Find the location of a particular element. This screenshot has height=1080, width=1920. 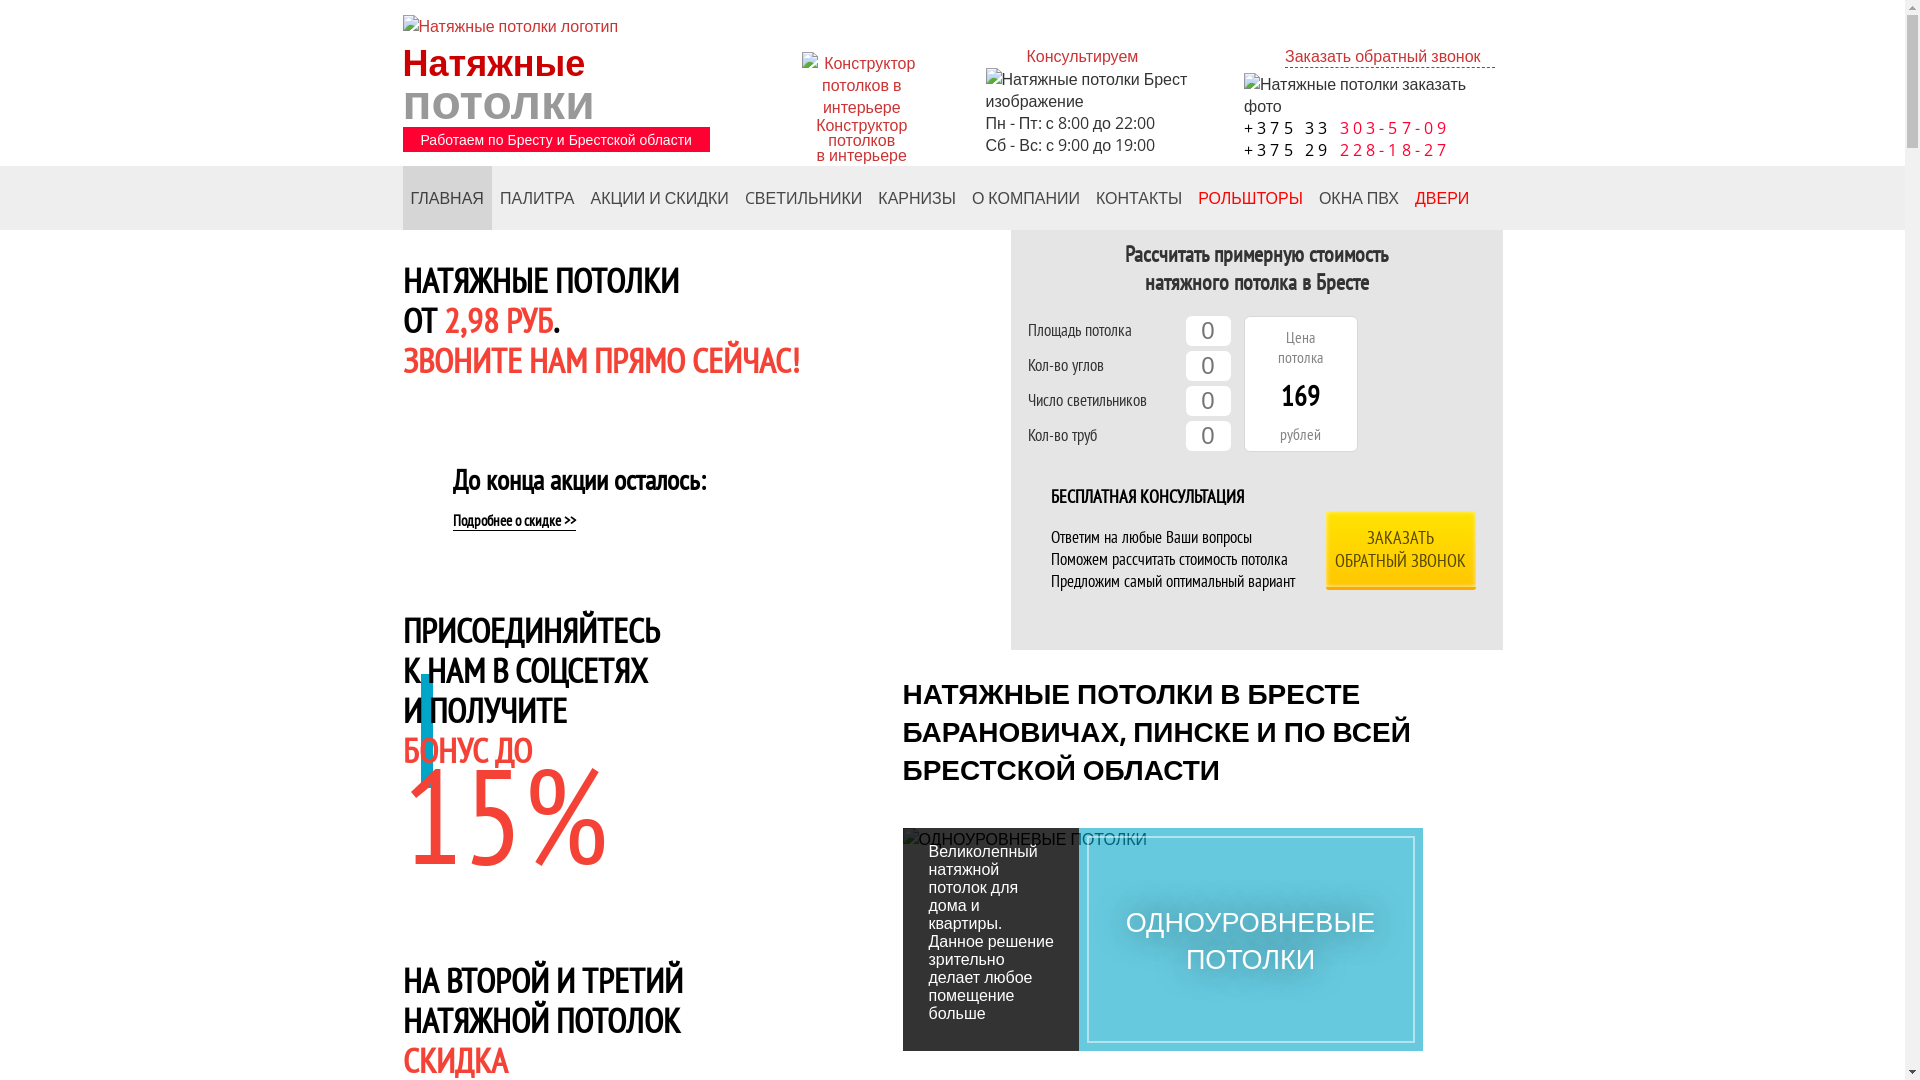

'+375 33 303-57-09' is located at coordinates (1348, 127).